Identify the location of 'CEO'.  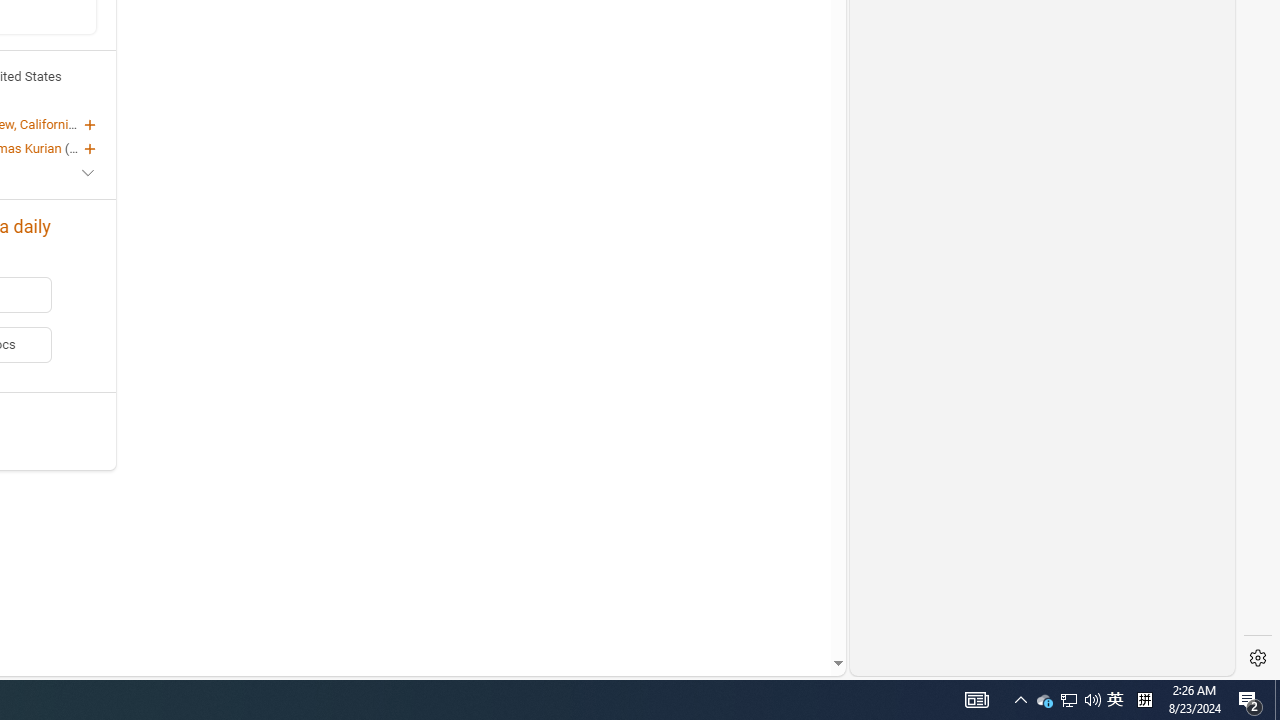
(80, 146).